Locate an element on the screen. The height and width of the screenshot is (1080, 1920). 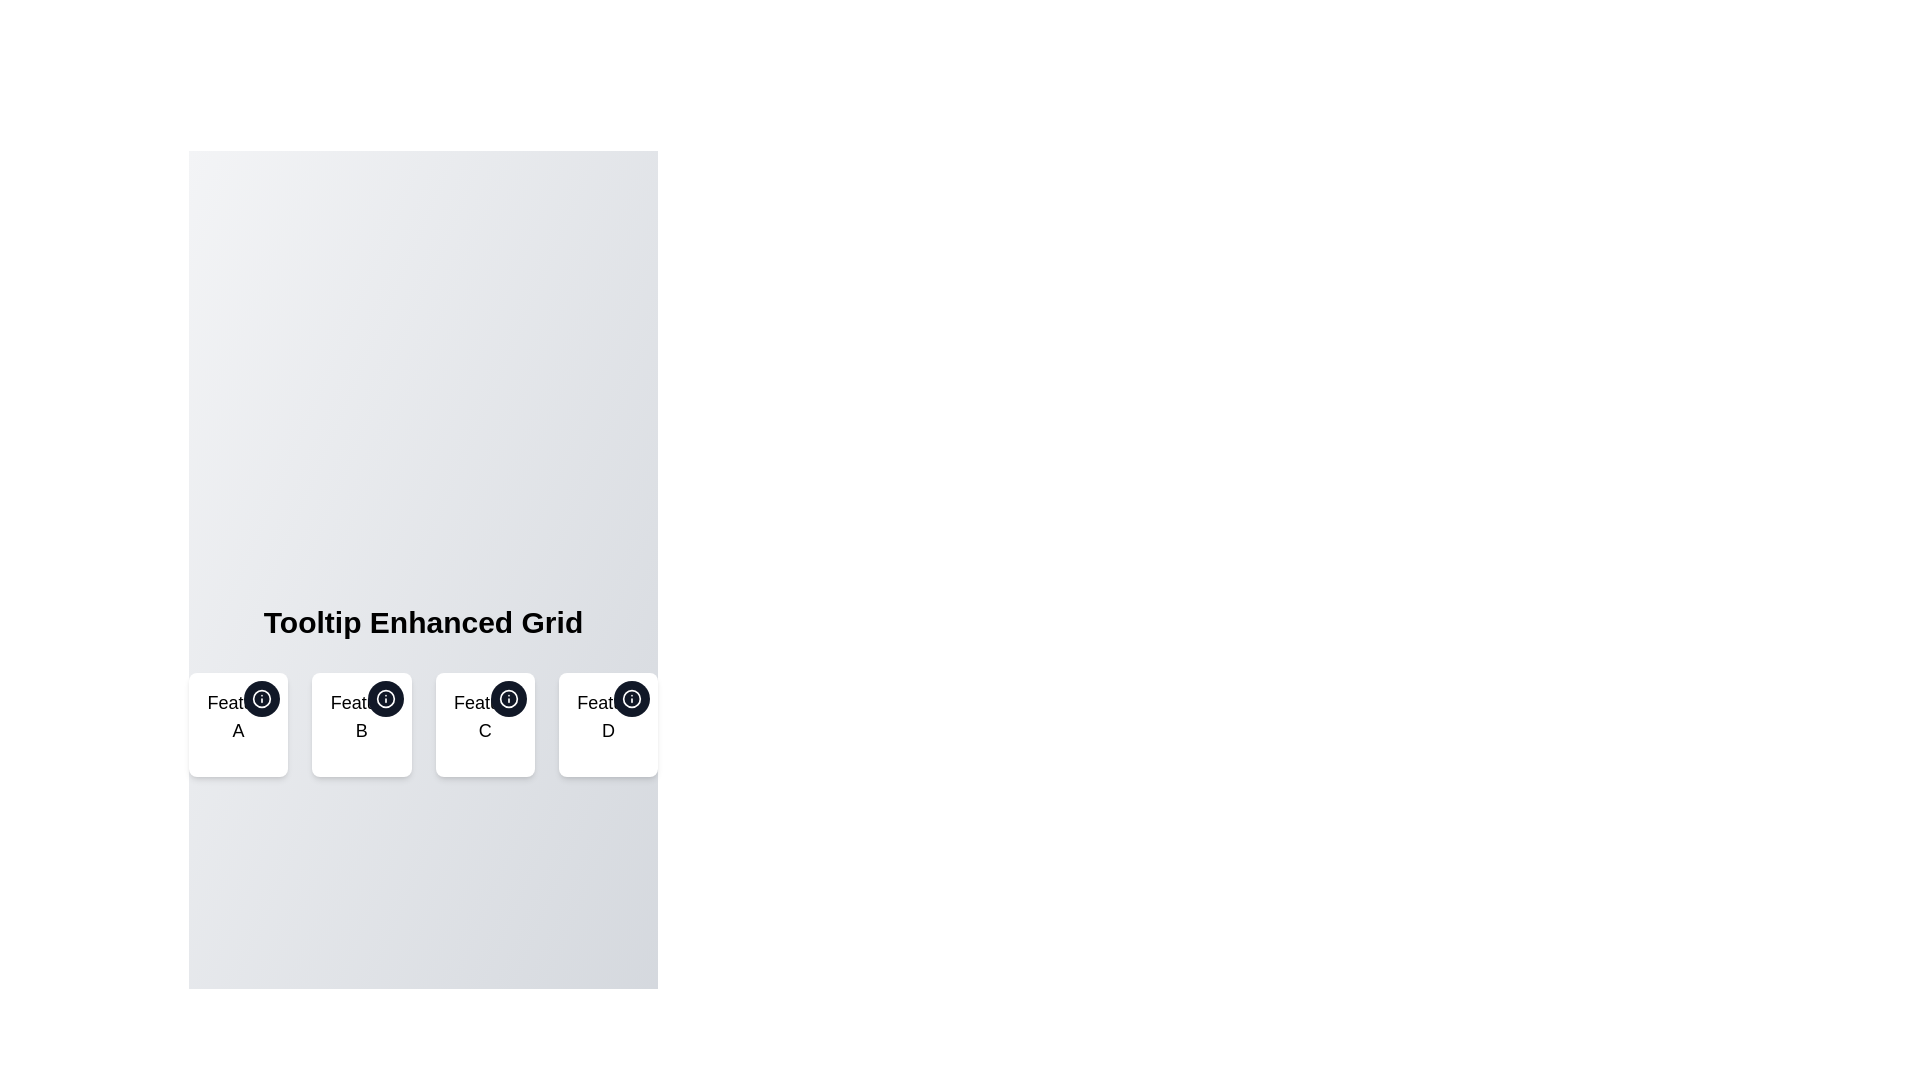
the text label 'Feature B' located within the second card of a horizontal grid under the title 'Tooltip Enhanced Grid' is located at coordinates (361, 716).